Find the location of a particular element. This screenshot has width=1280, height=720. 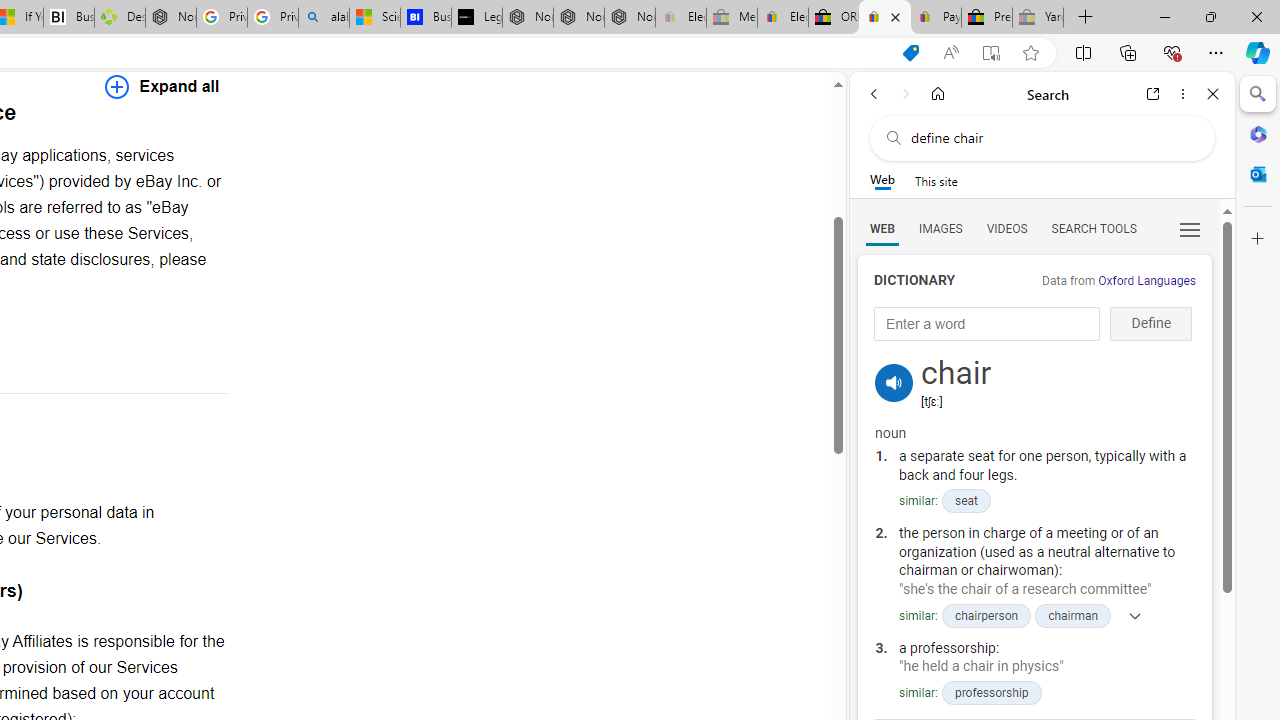

'seat' is located at coordinates (965, 500).